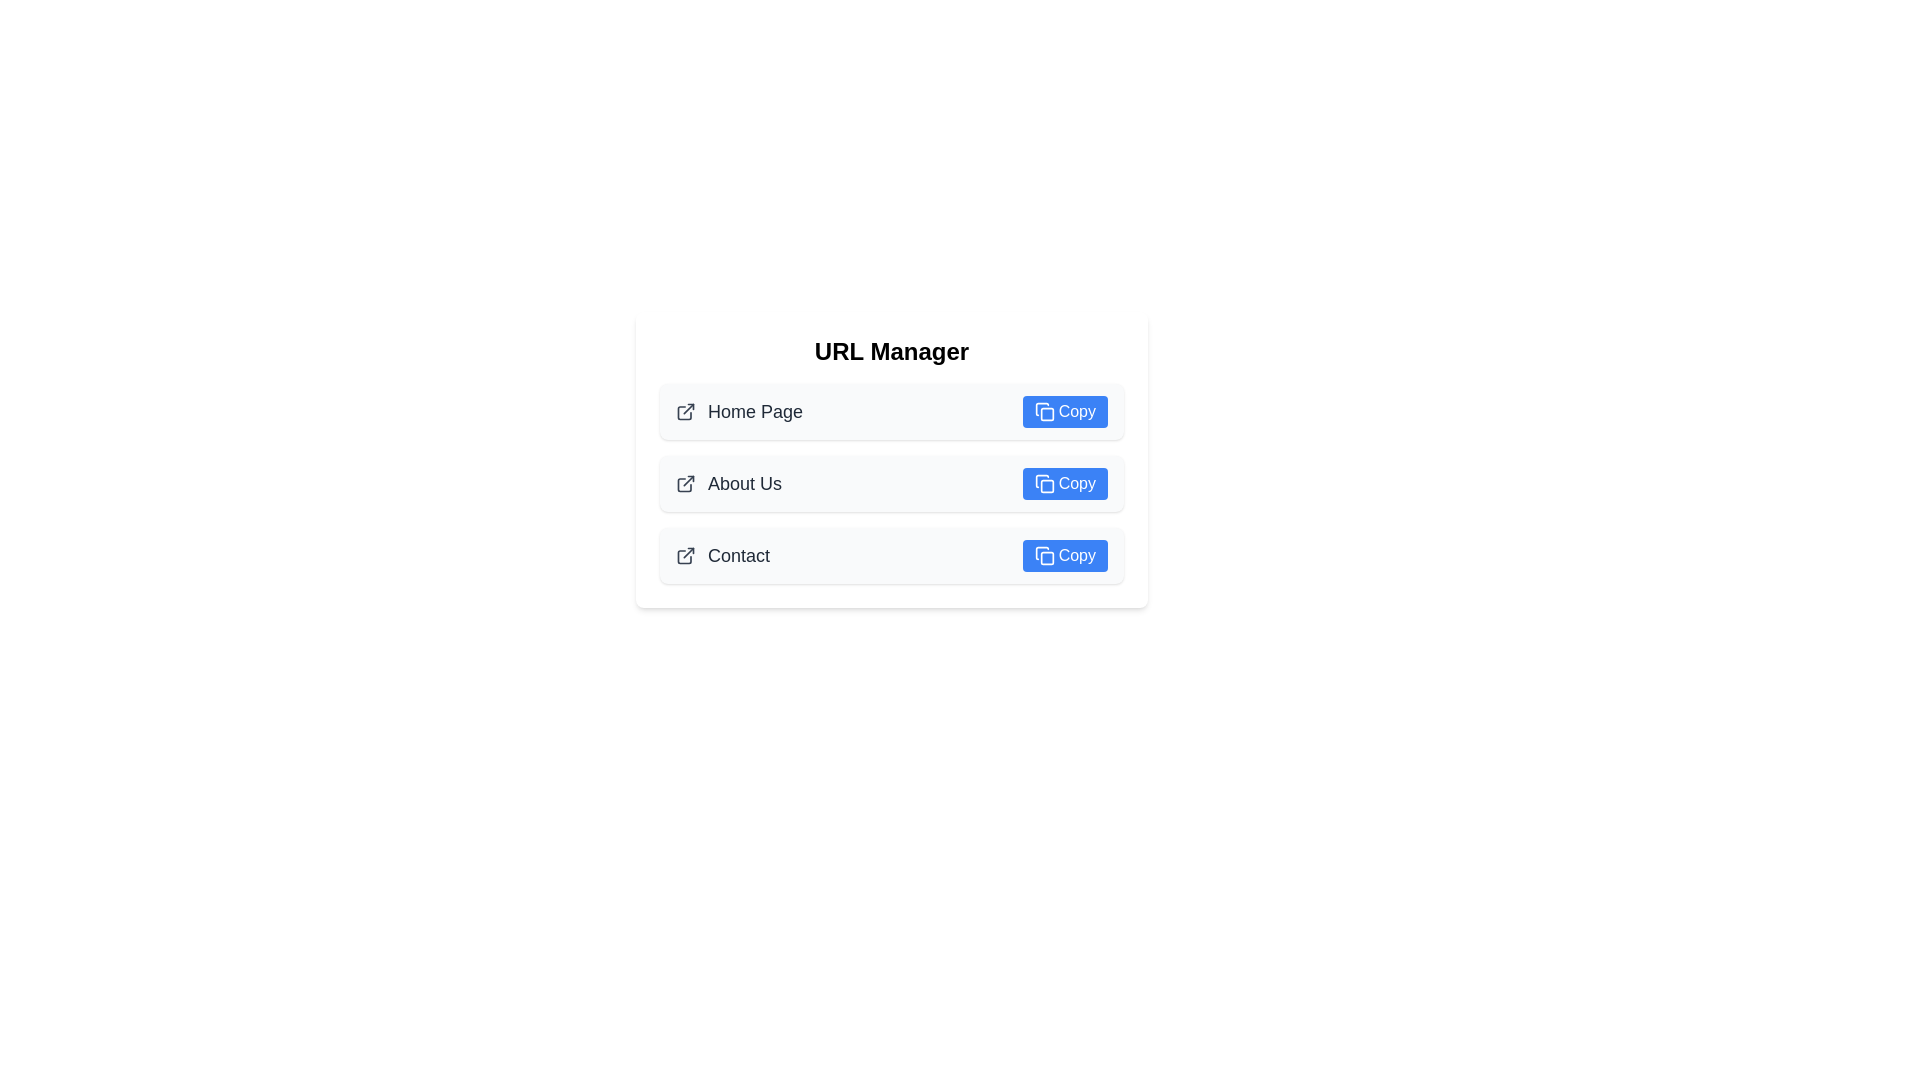 Image resolution: width=1920 pixels, height=1080 pixels. Describe the element at coordinates (1064, 483) in the screenshot. I see `the blue 'Copy' button with a clipboard icon` at that location.